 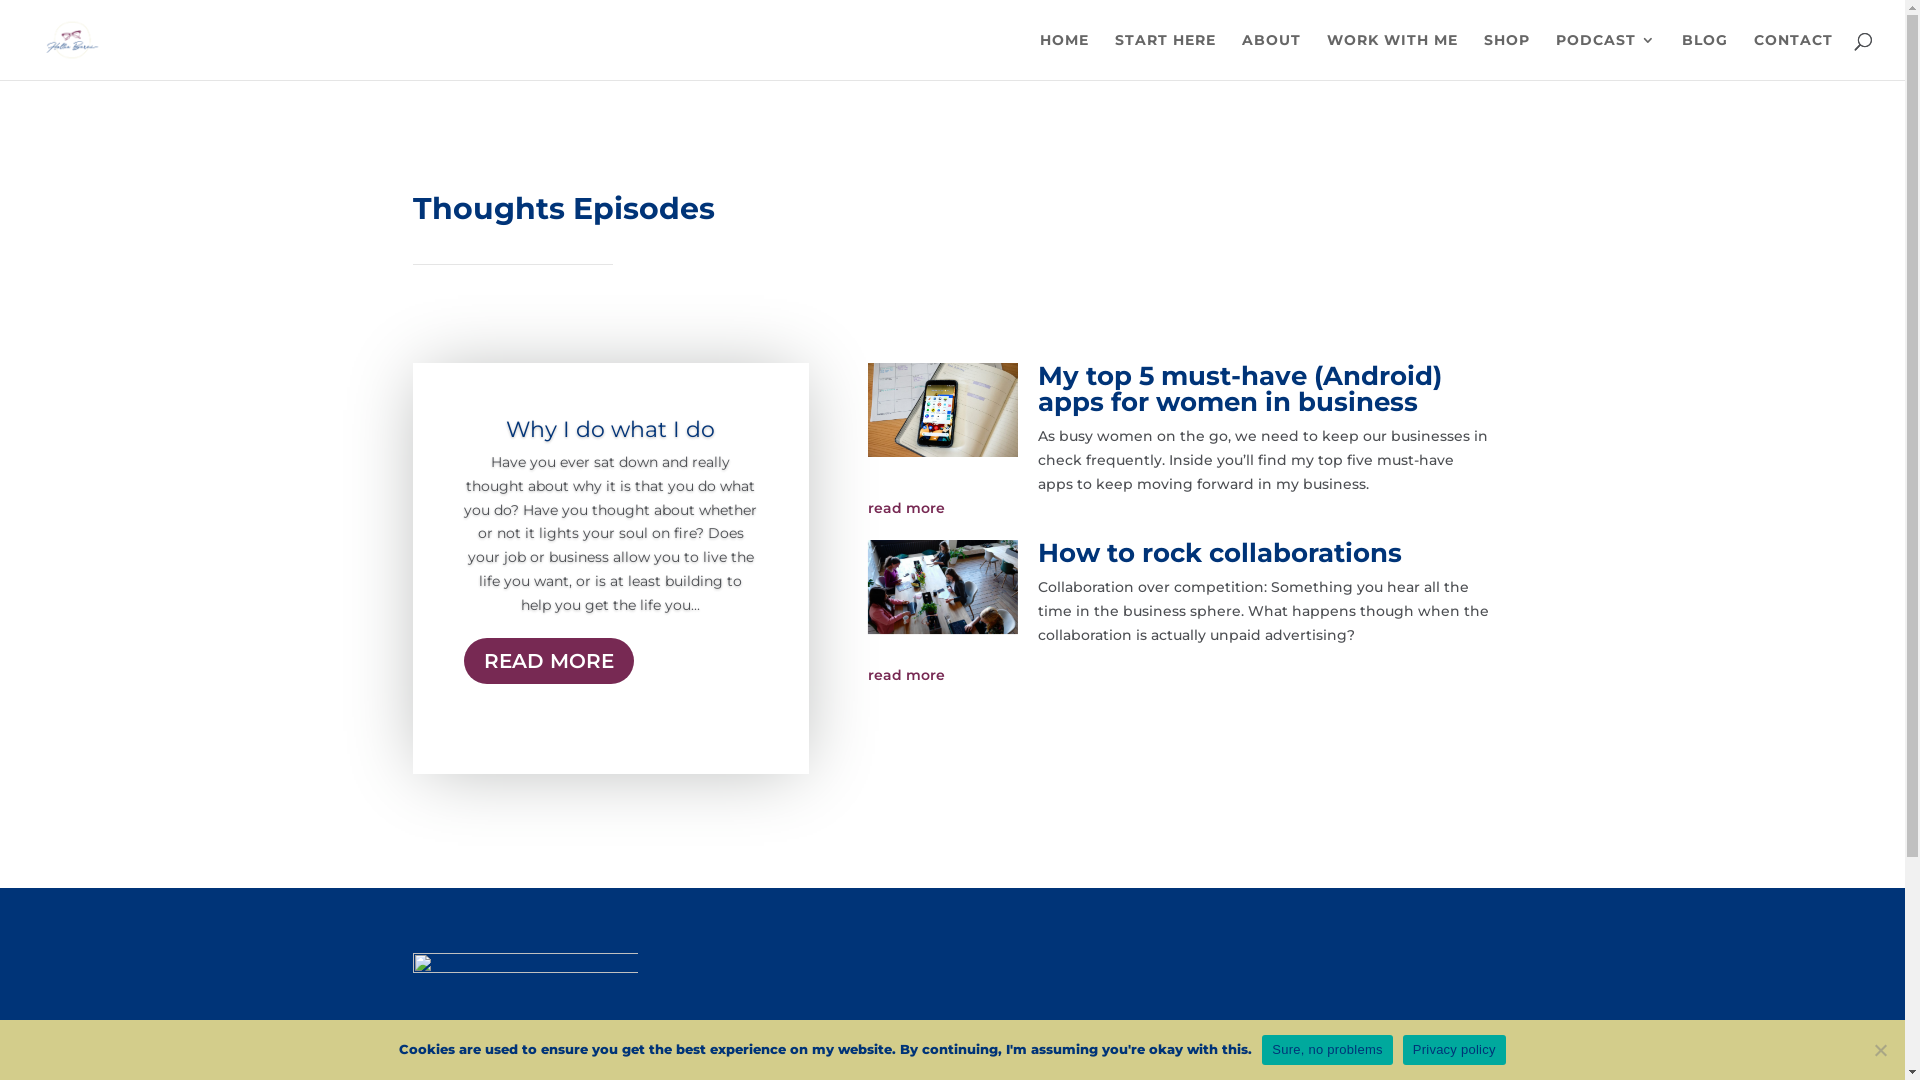 What do you see at coordinates (548, 660) in the screenshot?
I see `'READ MORE'` at bounding box center [548, 660].